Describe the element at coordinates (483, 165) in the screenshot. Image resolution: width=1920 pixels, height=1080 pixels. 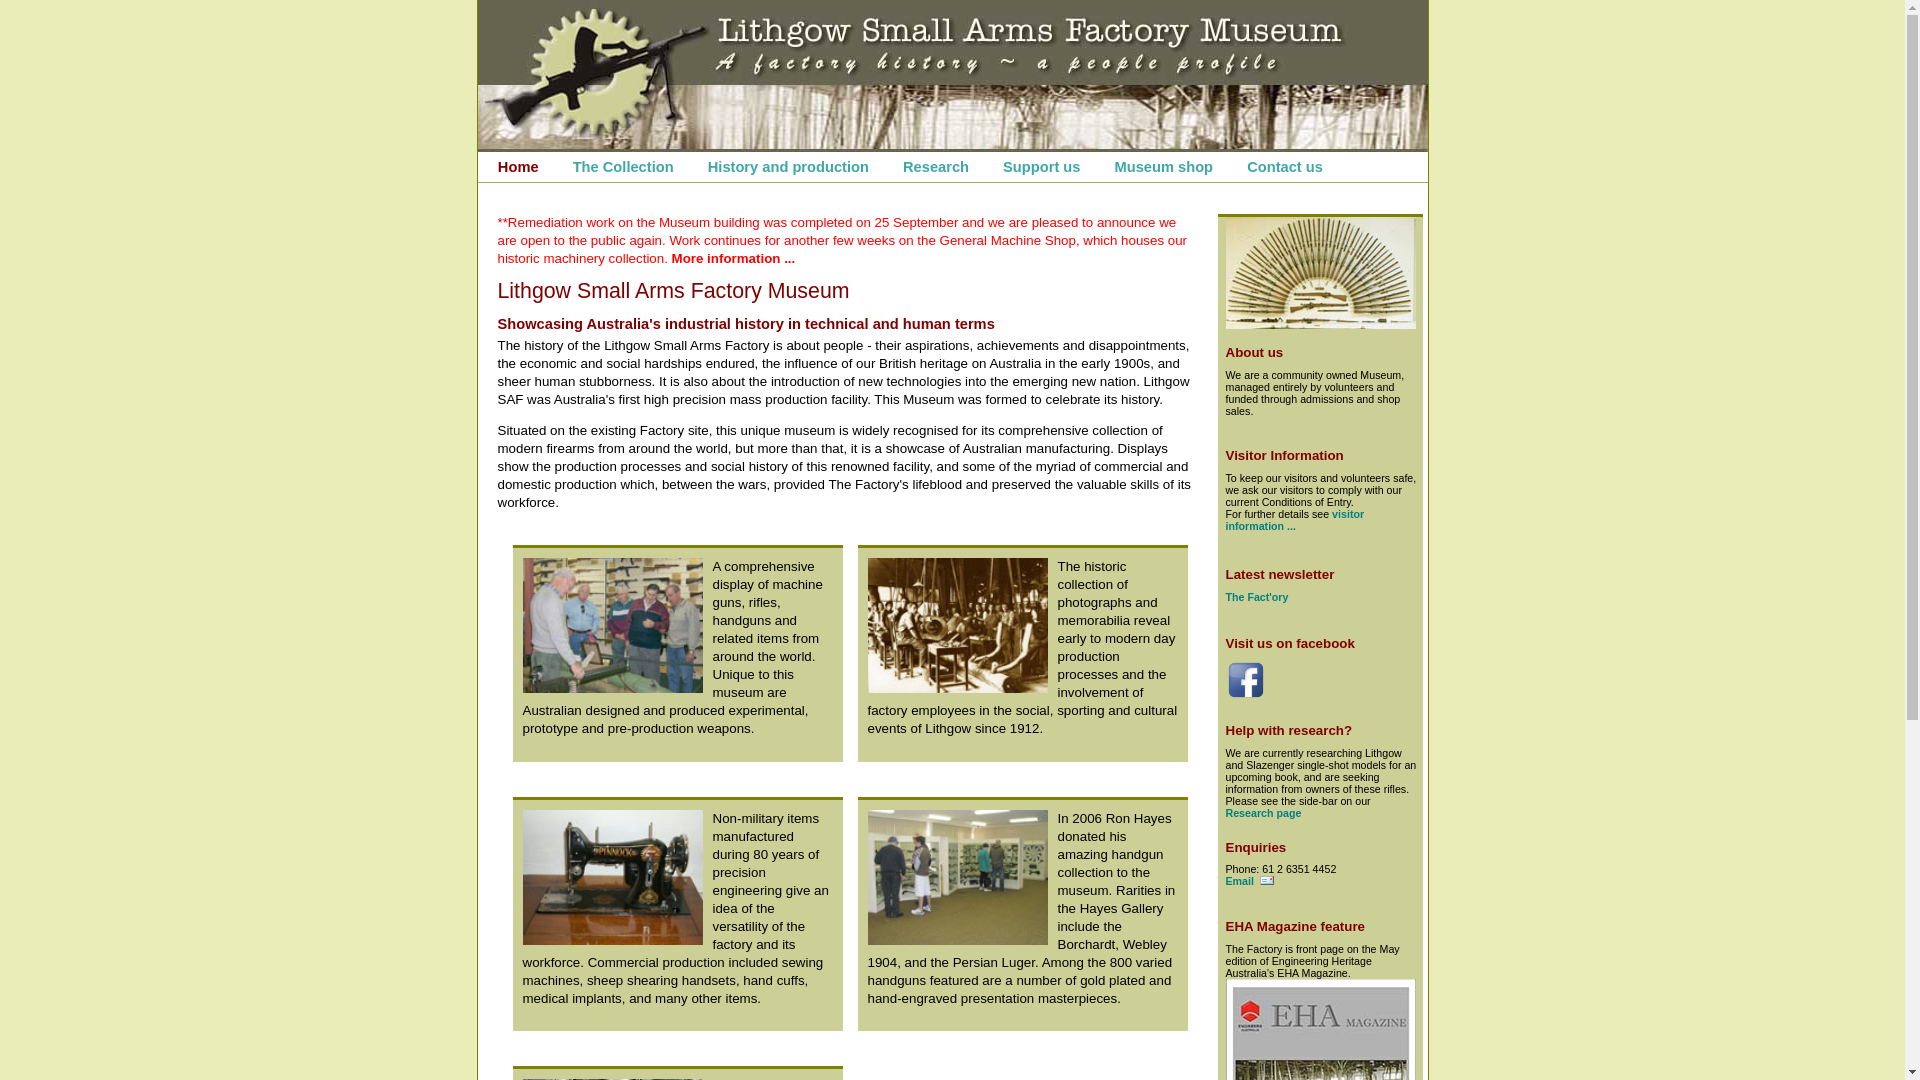
I see `'Home'` at that location.